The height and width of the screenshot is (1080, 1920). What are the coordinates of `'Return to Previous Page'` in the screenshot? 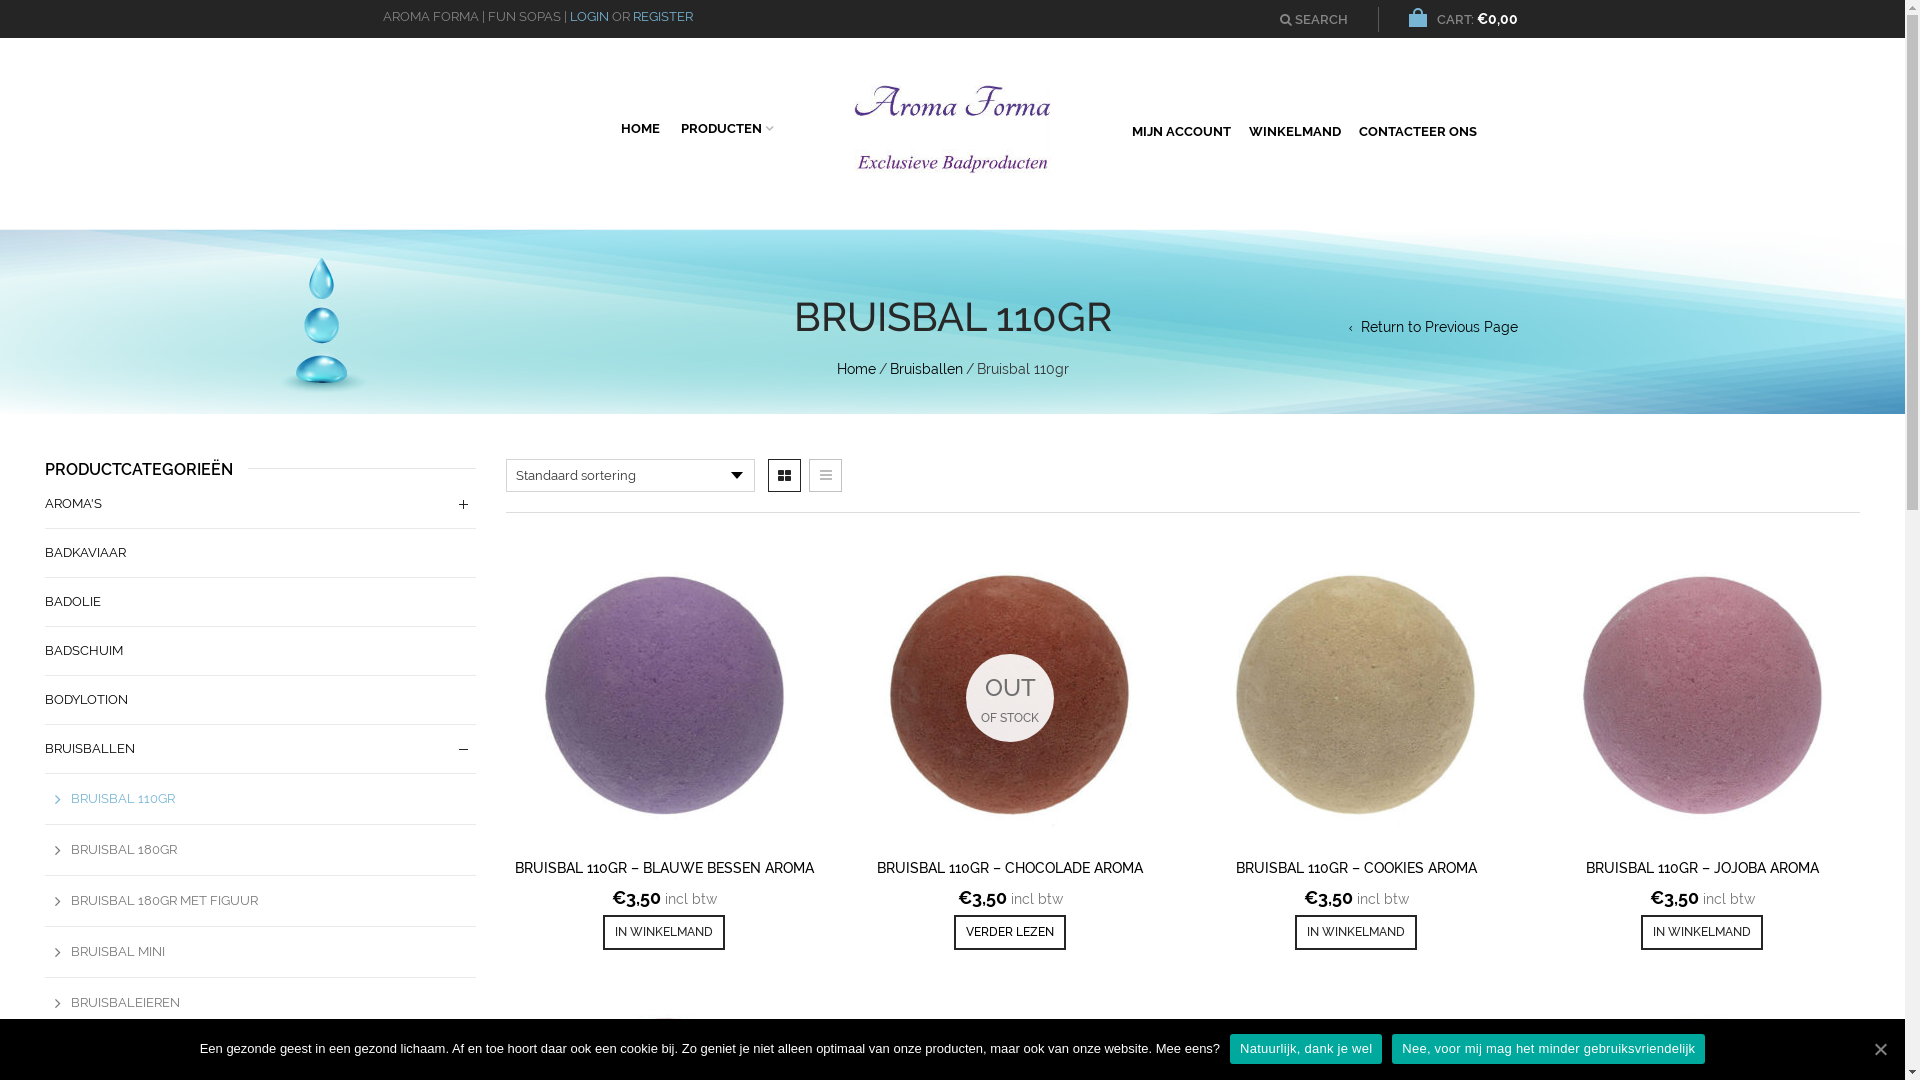 It's located at (1431, 326).